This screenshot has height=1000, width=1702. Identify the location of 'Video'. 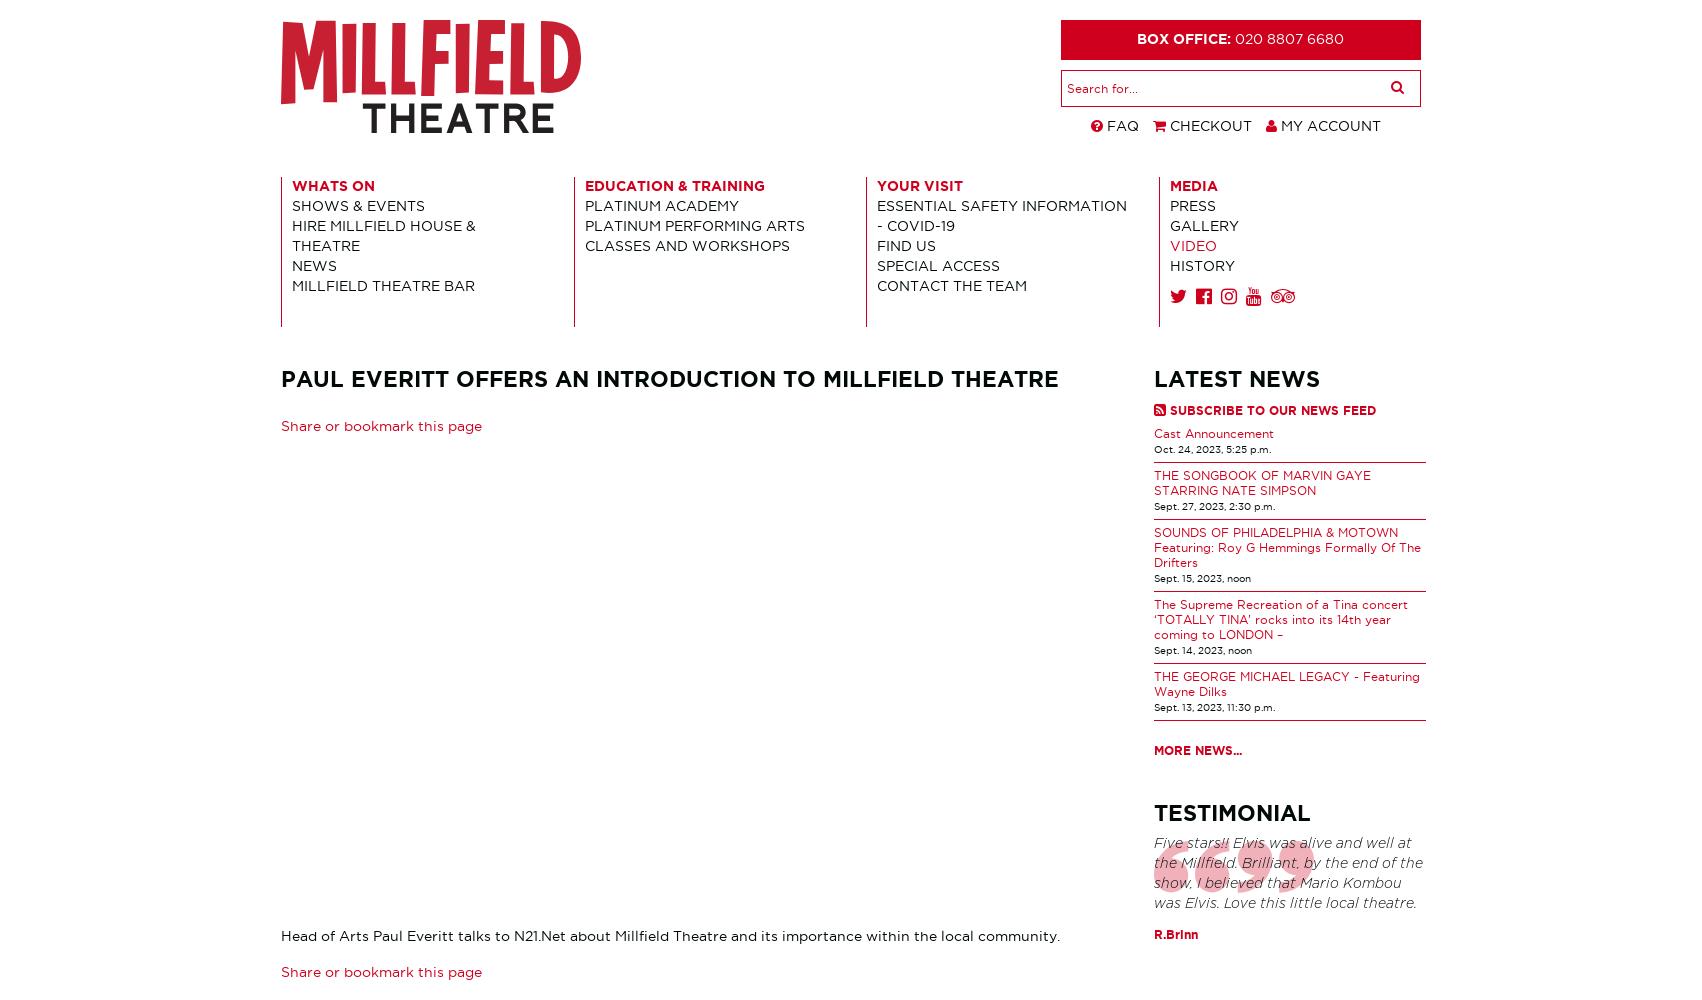
(1192, 244).